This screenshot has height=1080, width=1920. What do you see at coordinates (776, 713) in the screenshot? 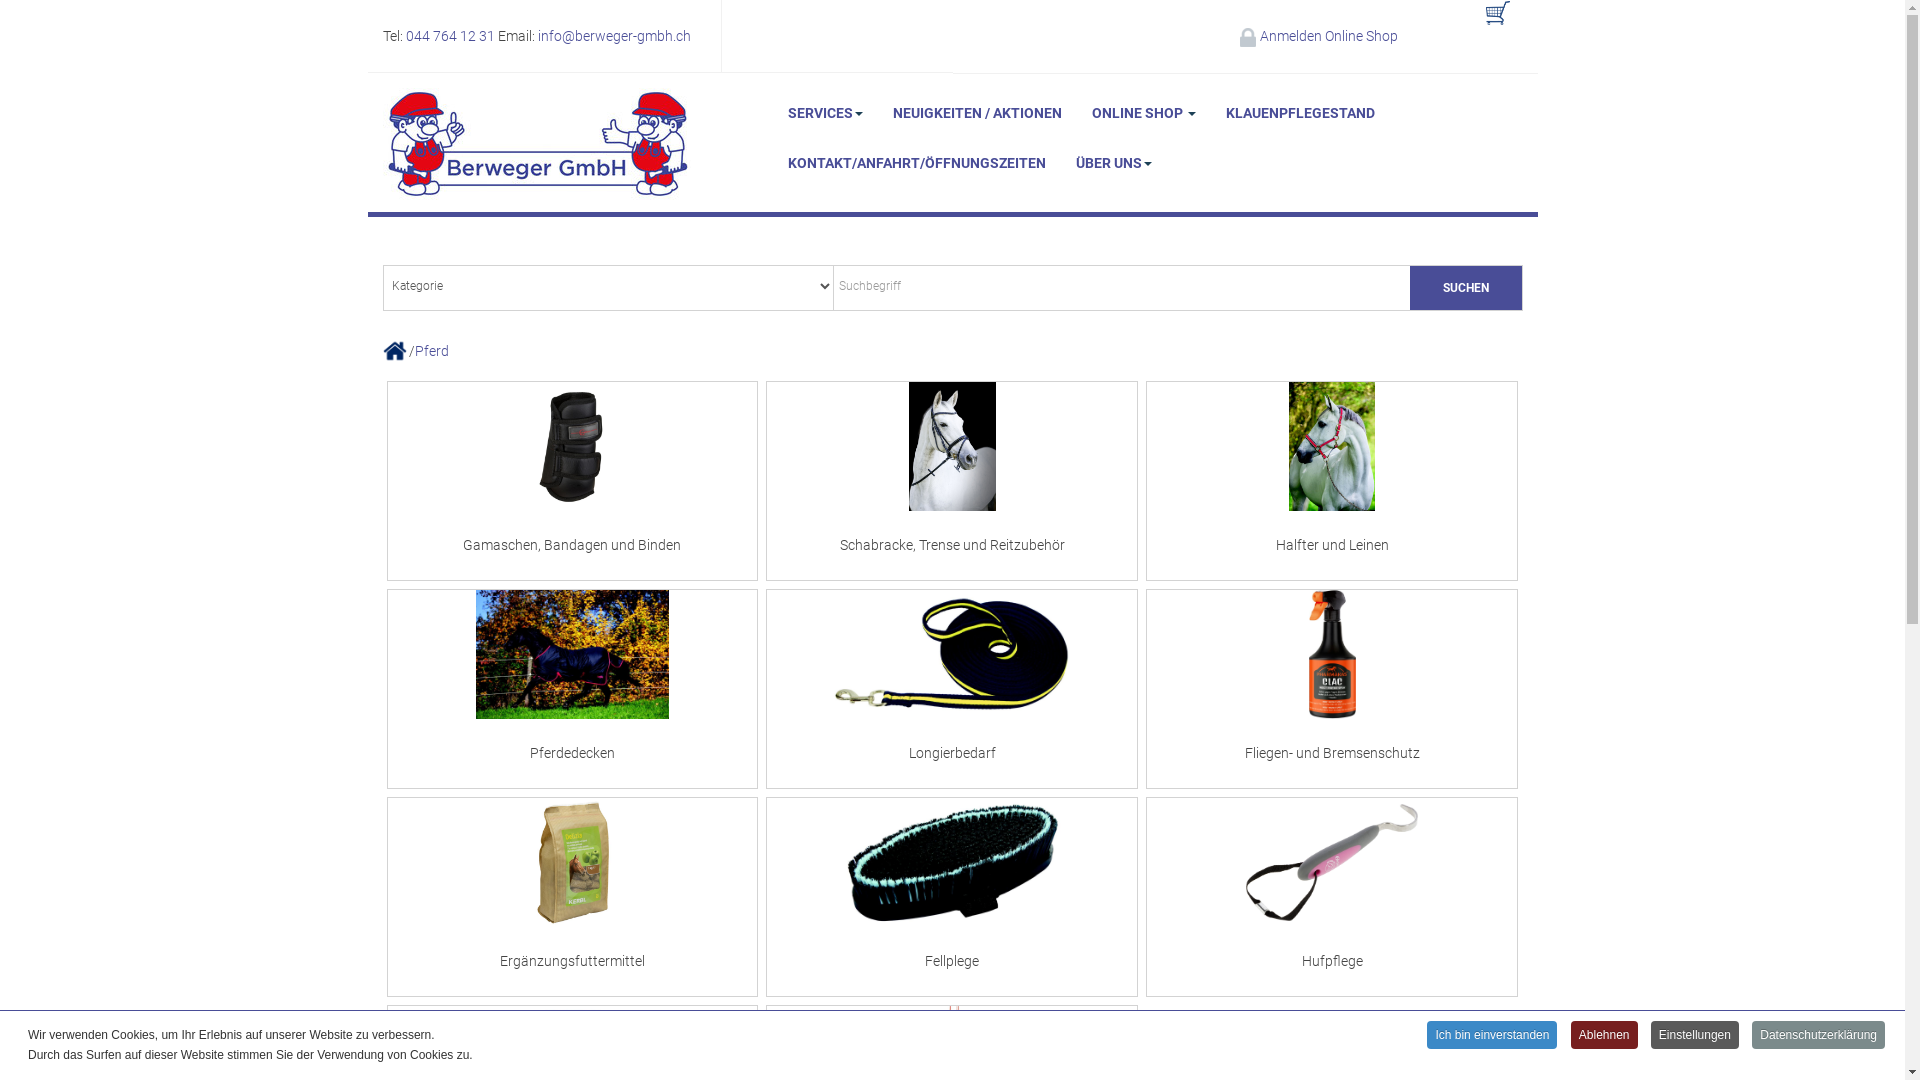
I see `'Alle Cookies erlauben'` at bounding box center [776, 713].